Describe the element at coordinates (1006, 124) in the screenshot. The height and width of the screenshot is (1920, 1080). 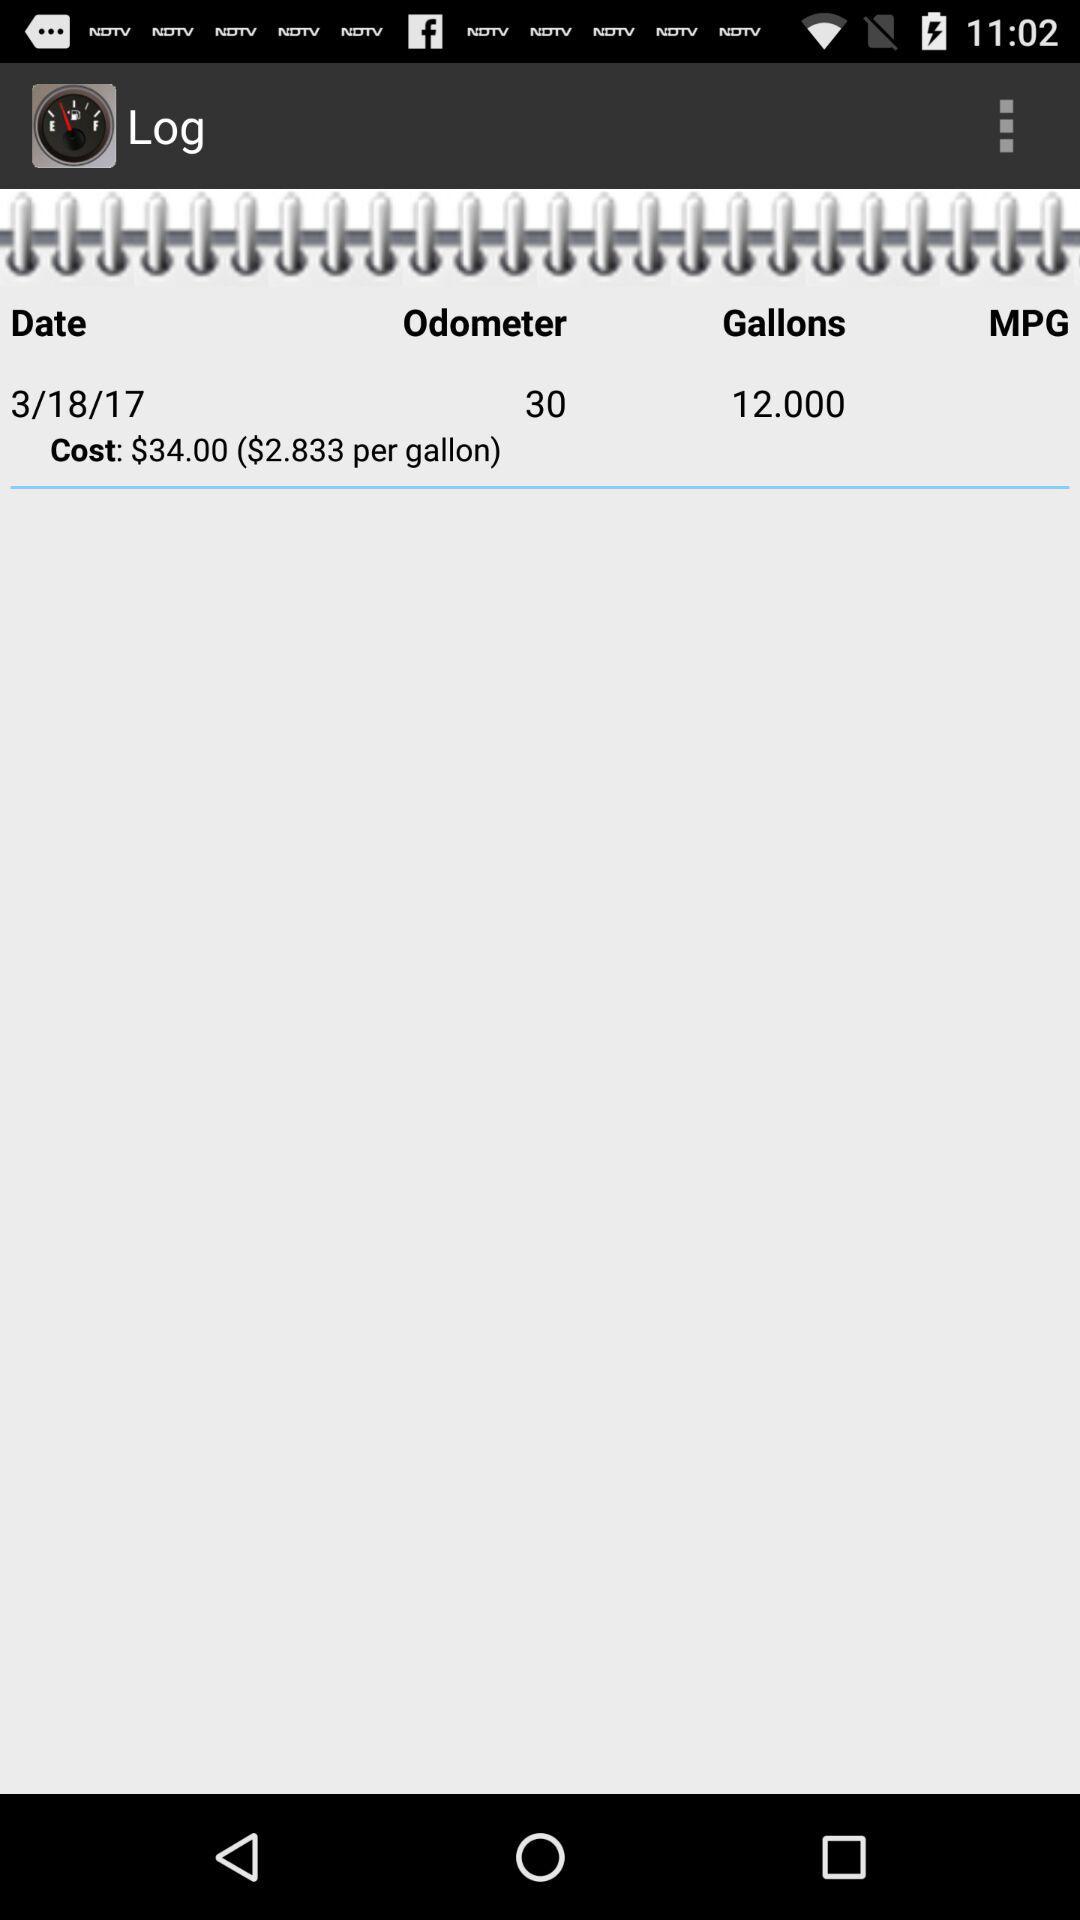
I see `the right icon in the first line` at that location.